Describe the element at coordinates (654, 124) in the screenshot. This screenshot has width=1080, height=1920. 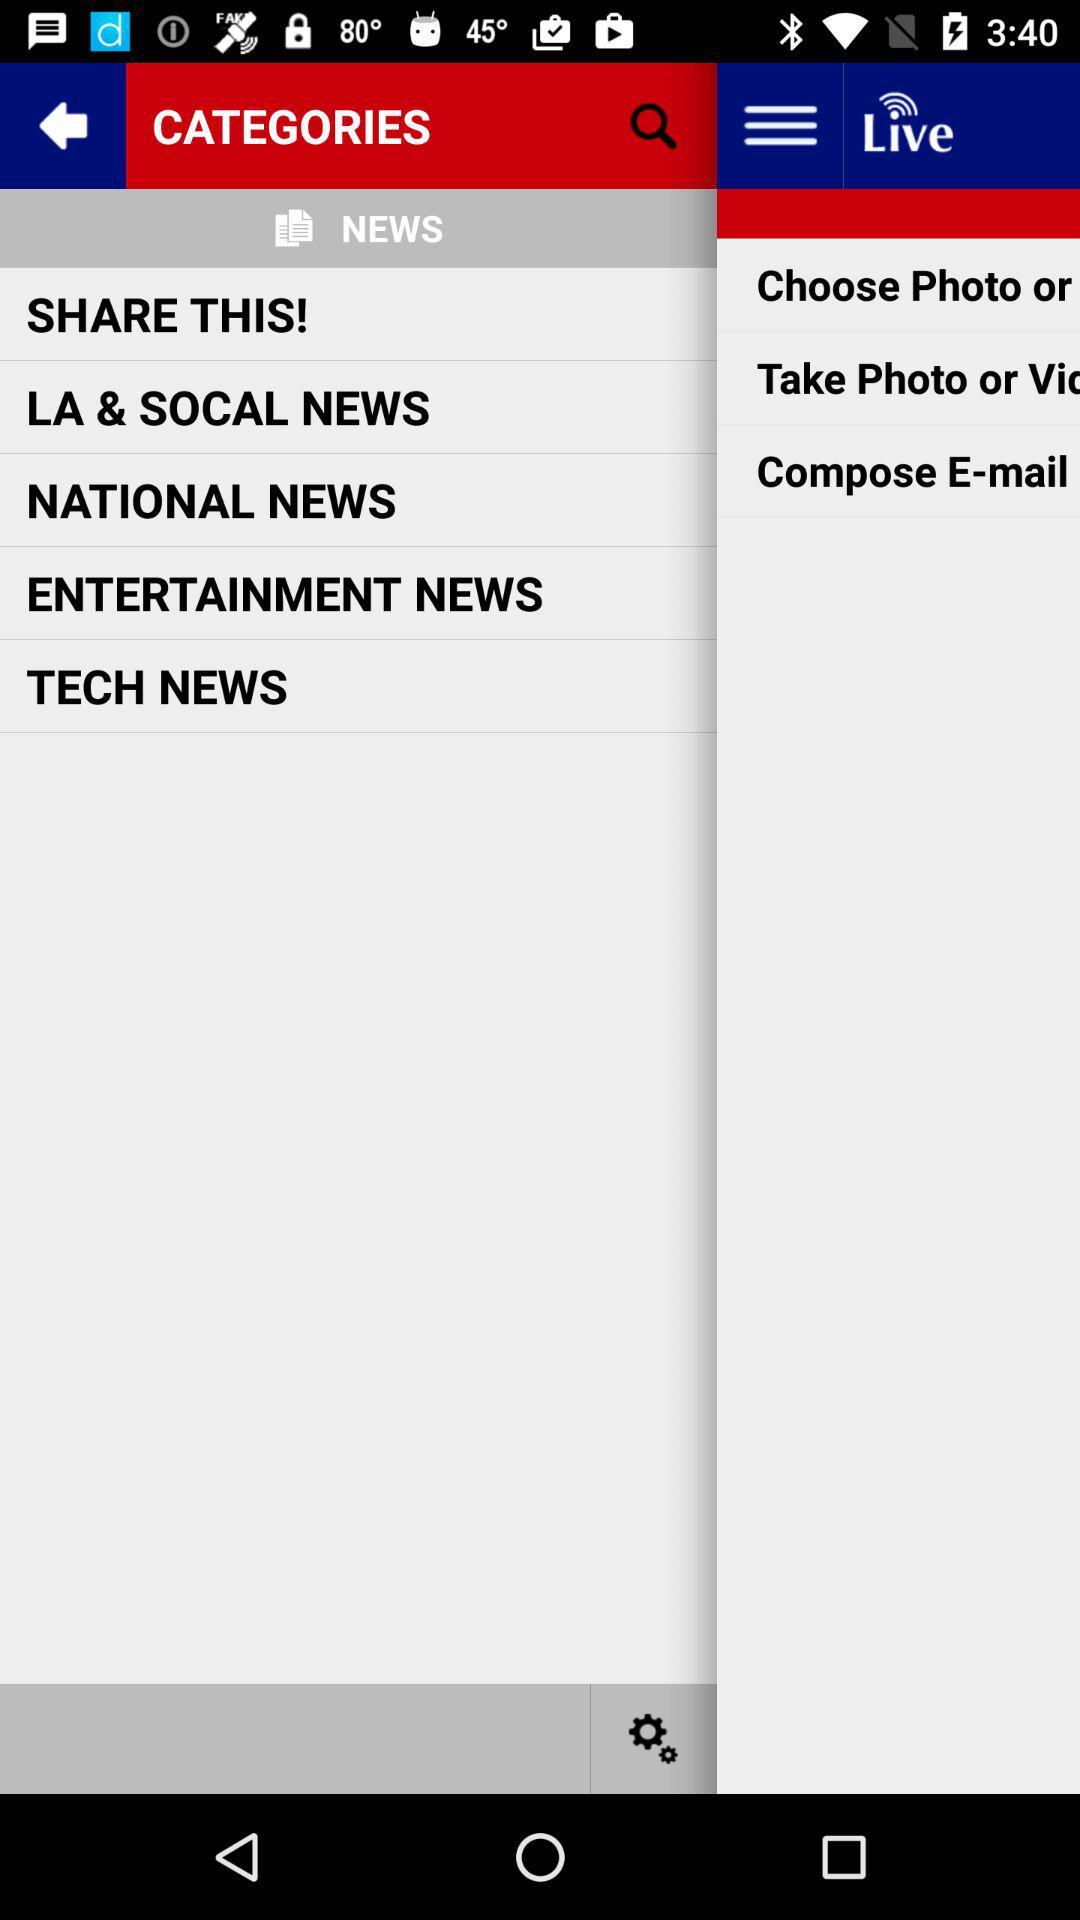
I see `the icon next to news icon` at that location.